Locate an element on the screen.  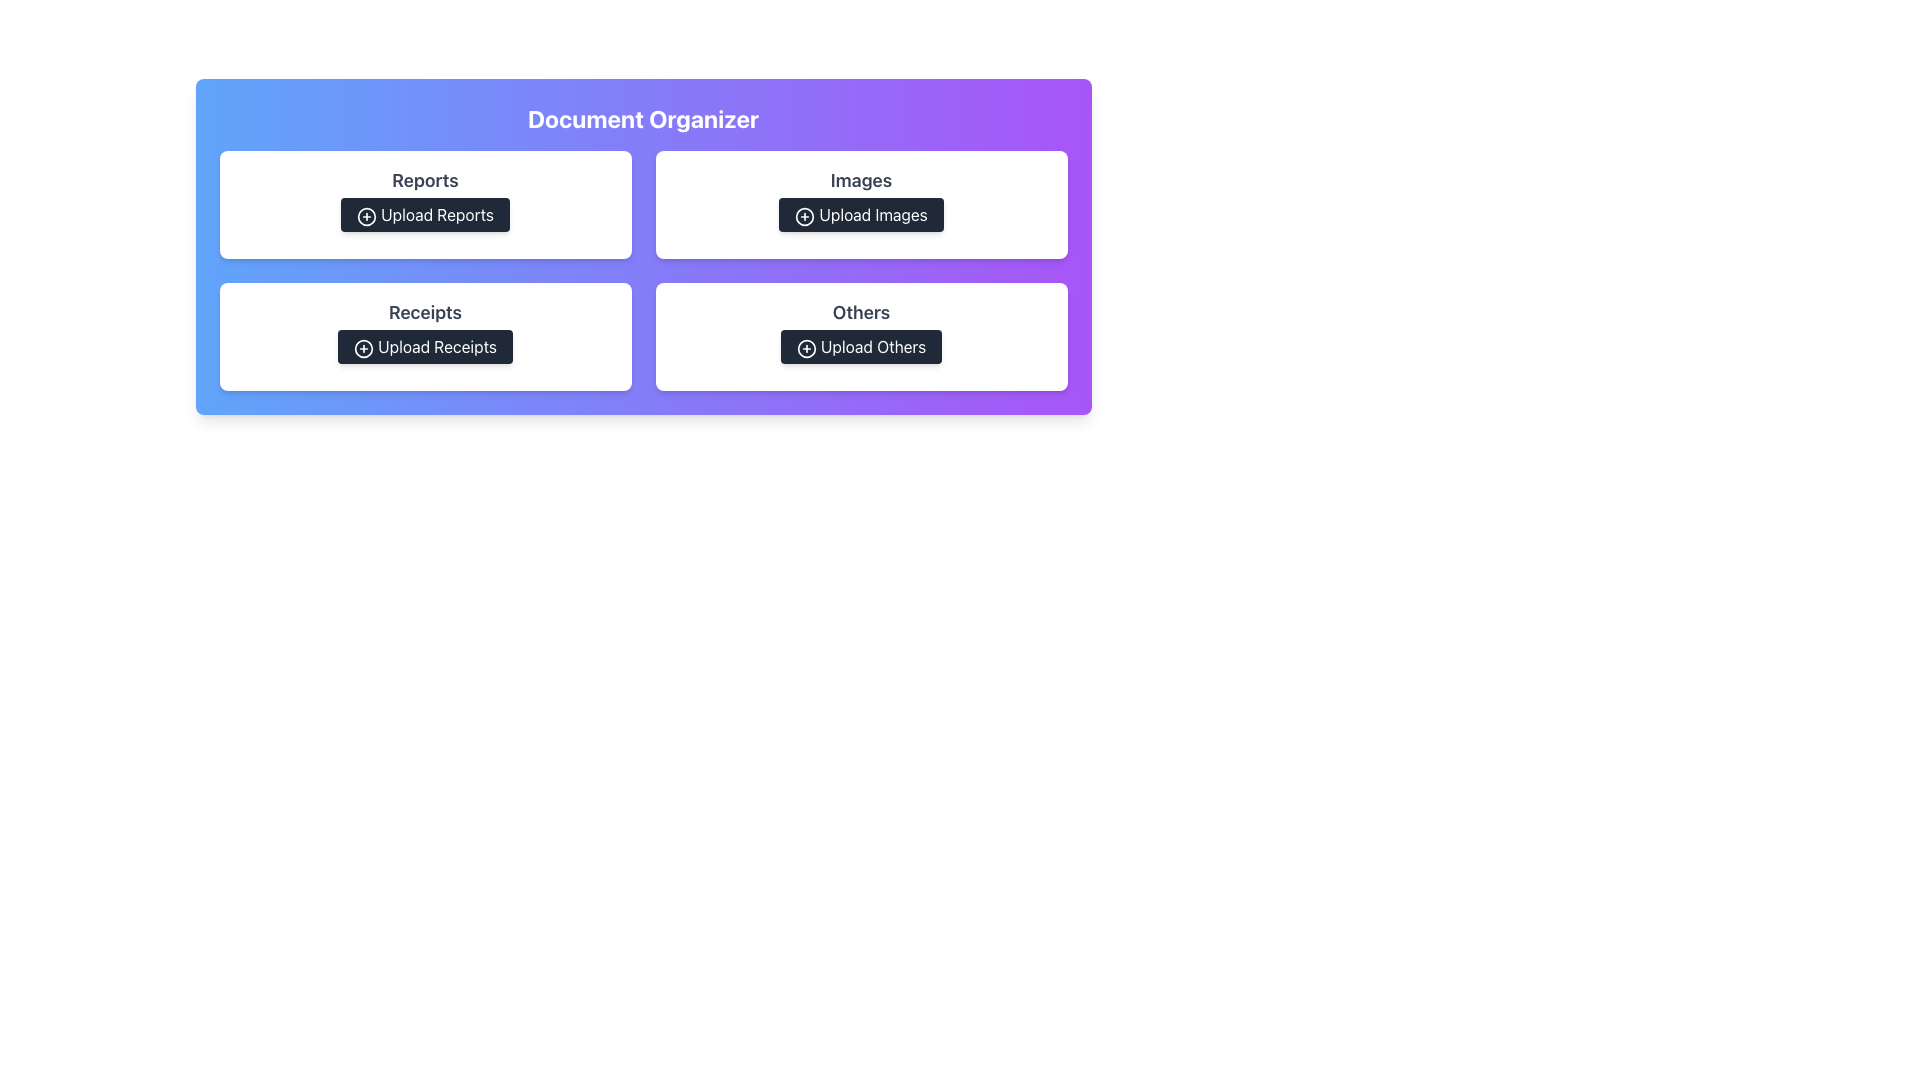
the SVG circle element that visually represents the action related to uploading receipts in the 'Upload Receipts' button located in the bottom-left quadrant of the layout under the heading 'Receipts' is located at coordinates (364, 347).